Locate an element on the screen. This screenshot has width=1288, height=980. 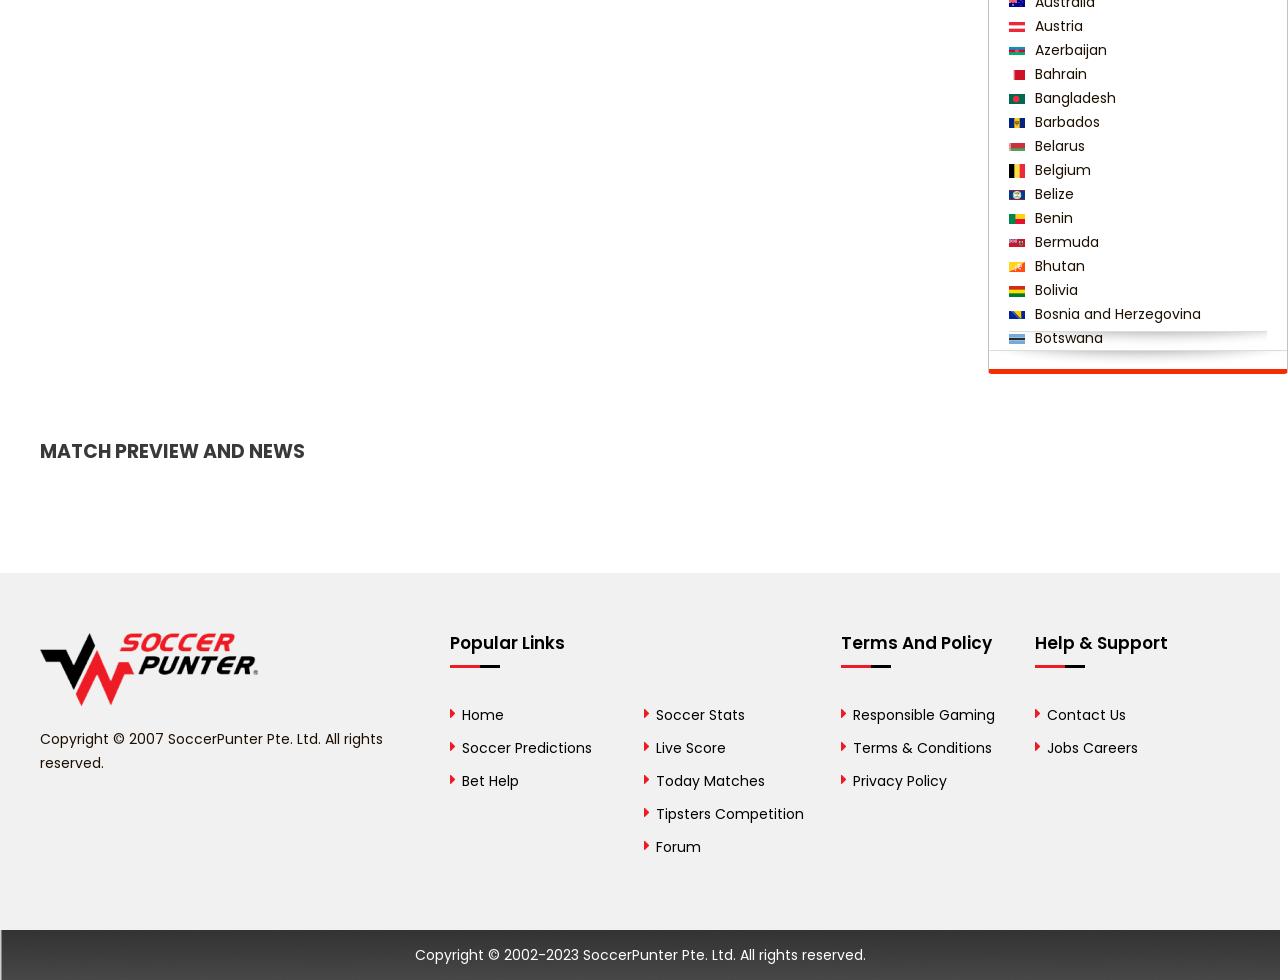
'Tipsters Competition' is located at coordinates (654, 813).